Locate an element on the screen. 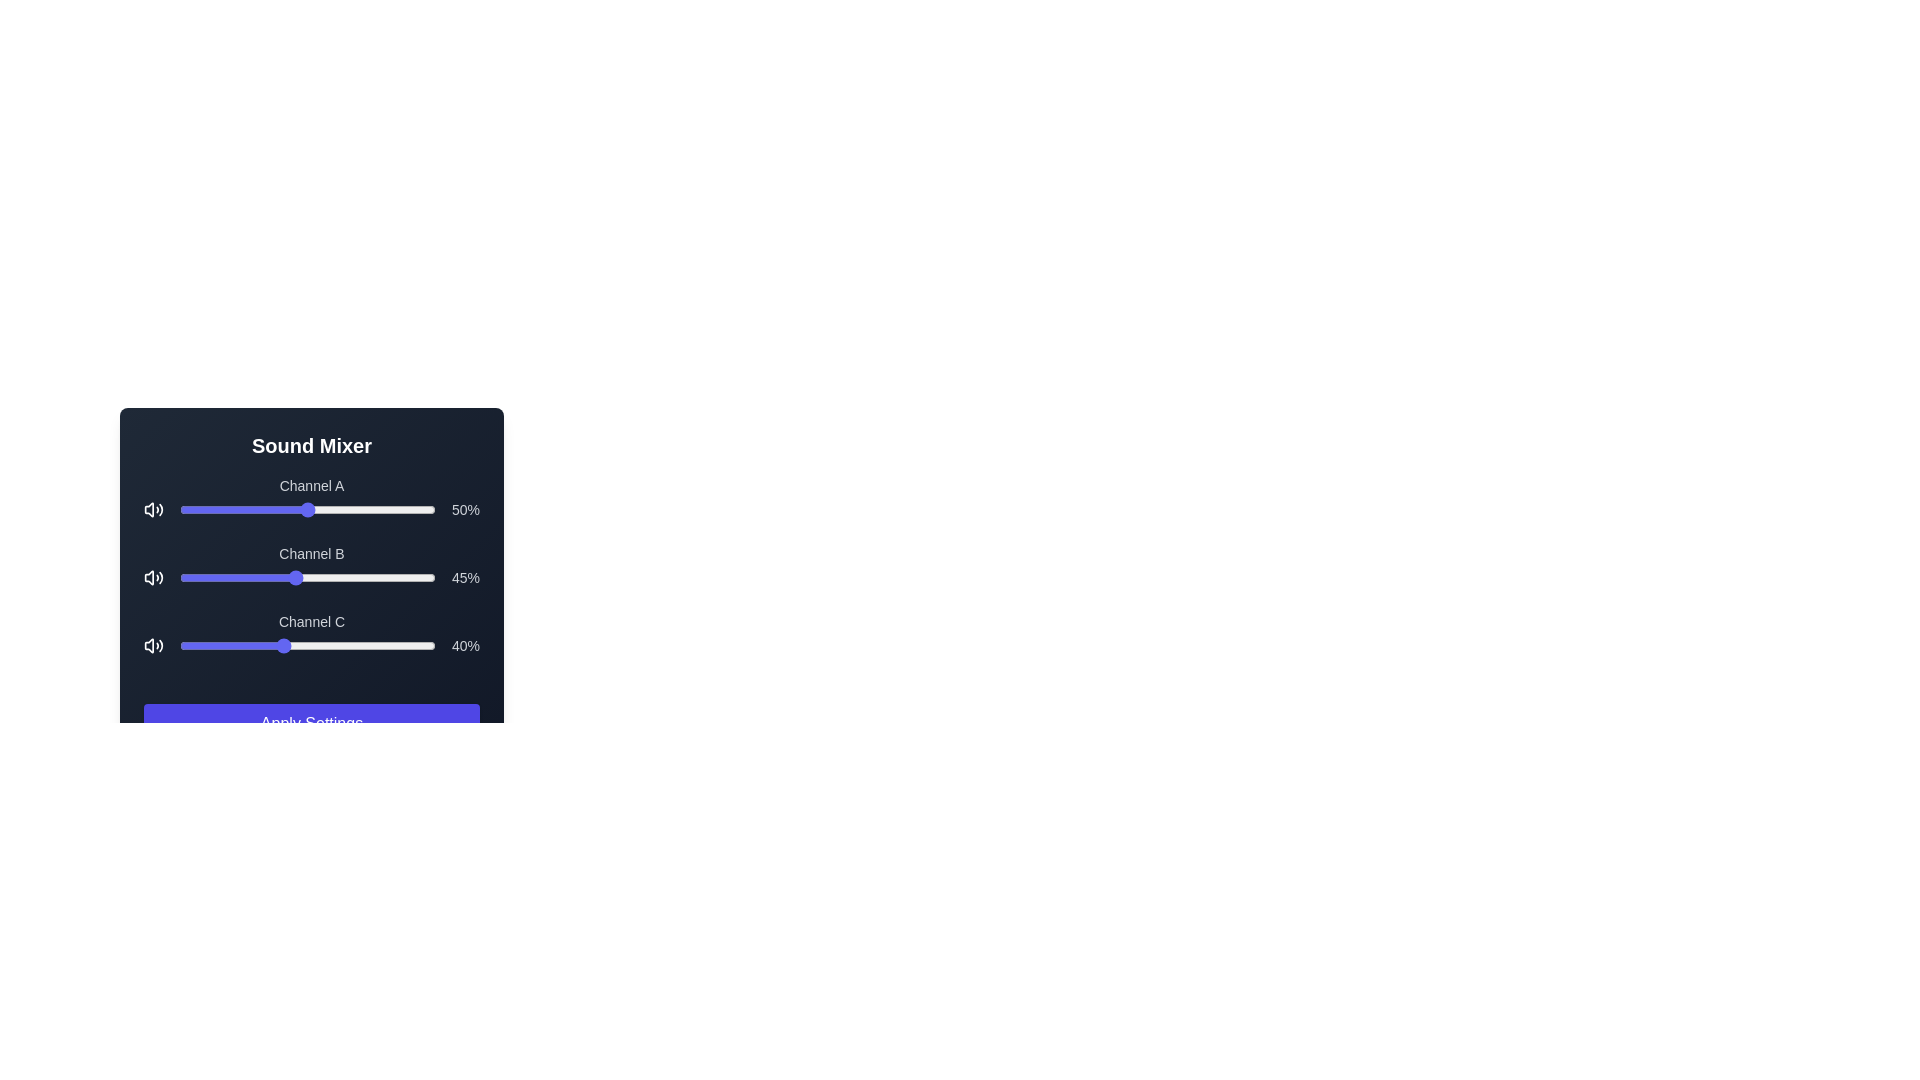 The height and width of the screenshot is (1080, 1920). the slider is located at coordinates (338, 645).